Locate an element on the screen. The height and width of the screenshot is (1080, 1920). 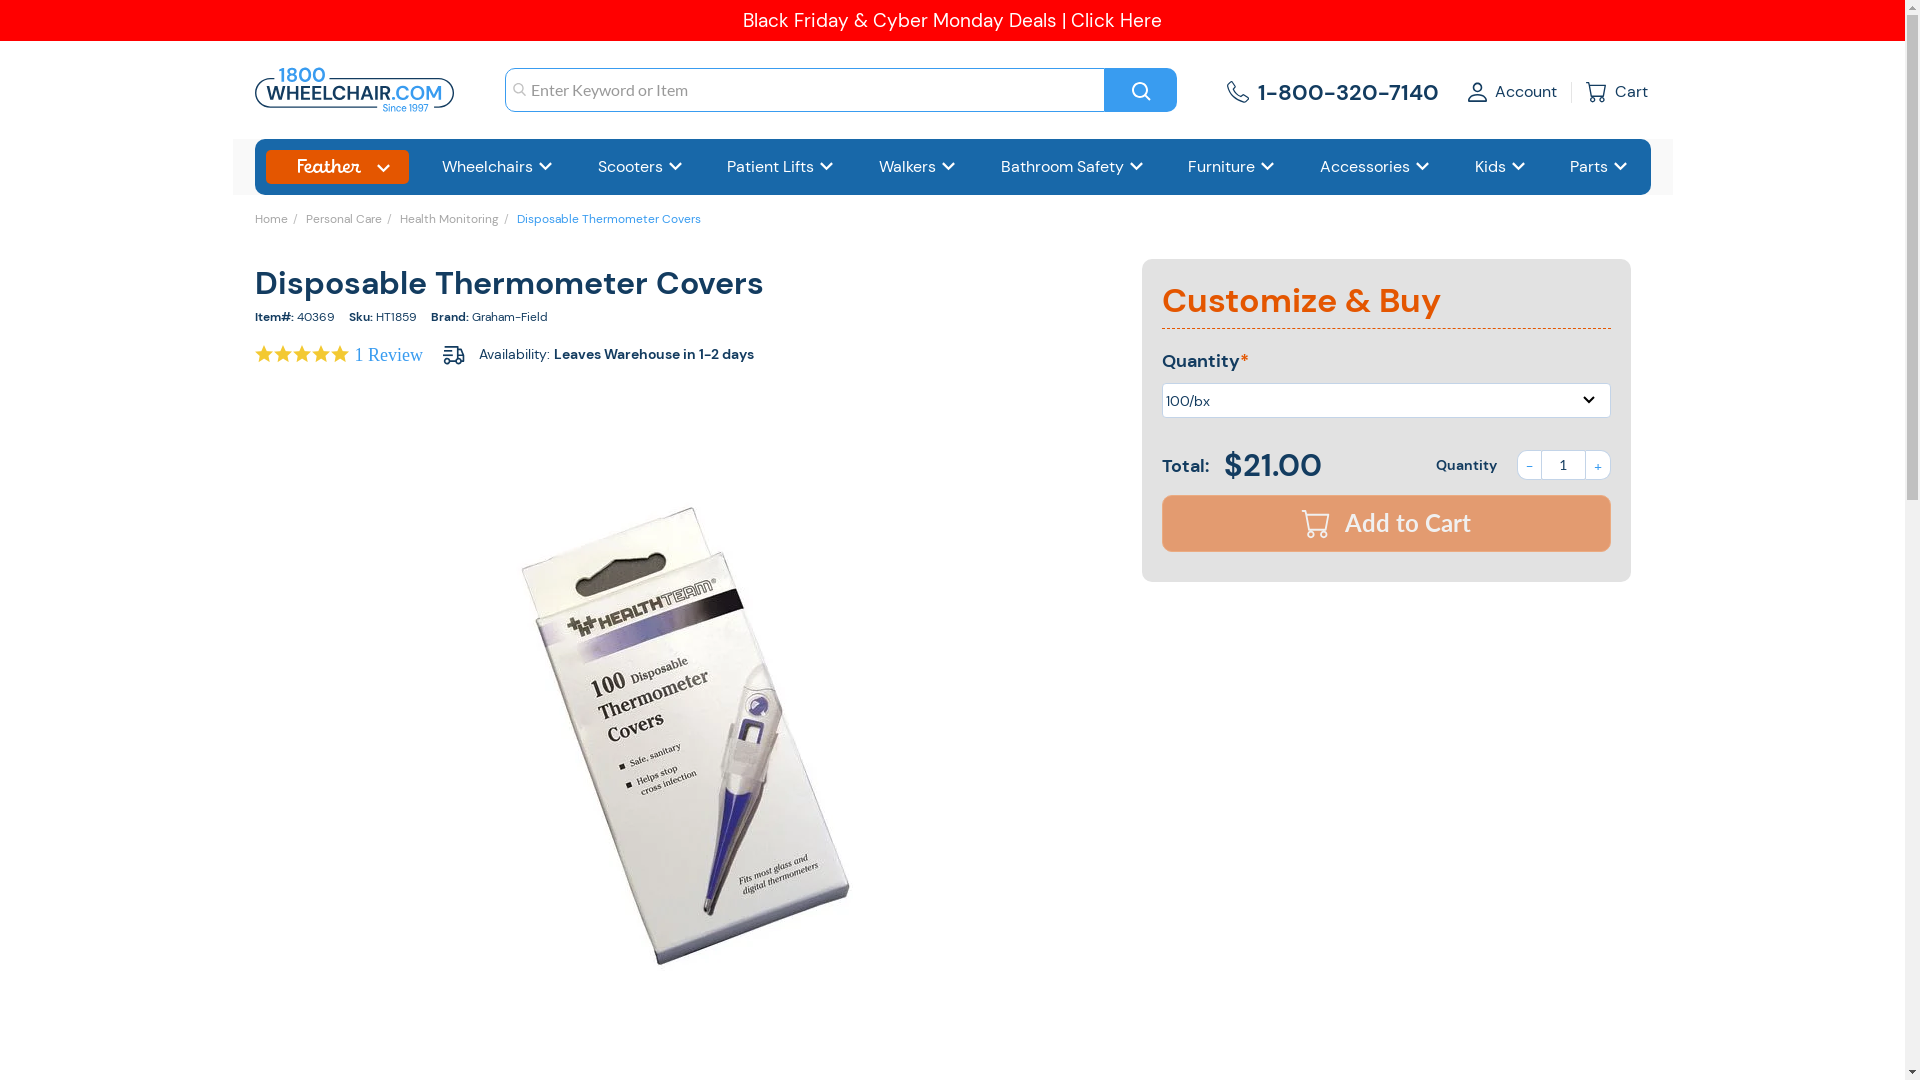
'Patient Lifts' is located at coordinates (780, 166).